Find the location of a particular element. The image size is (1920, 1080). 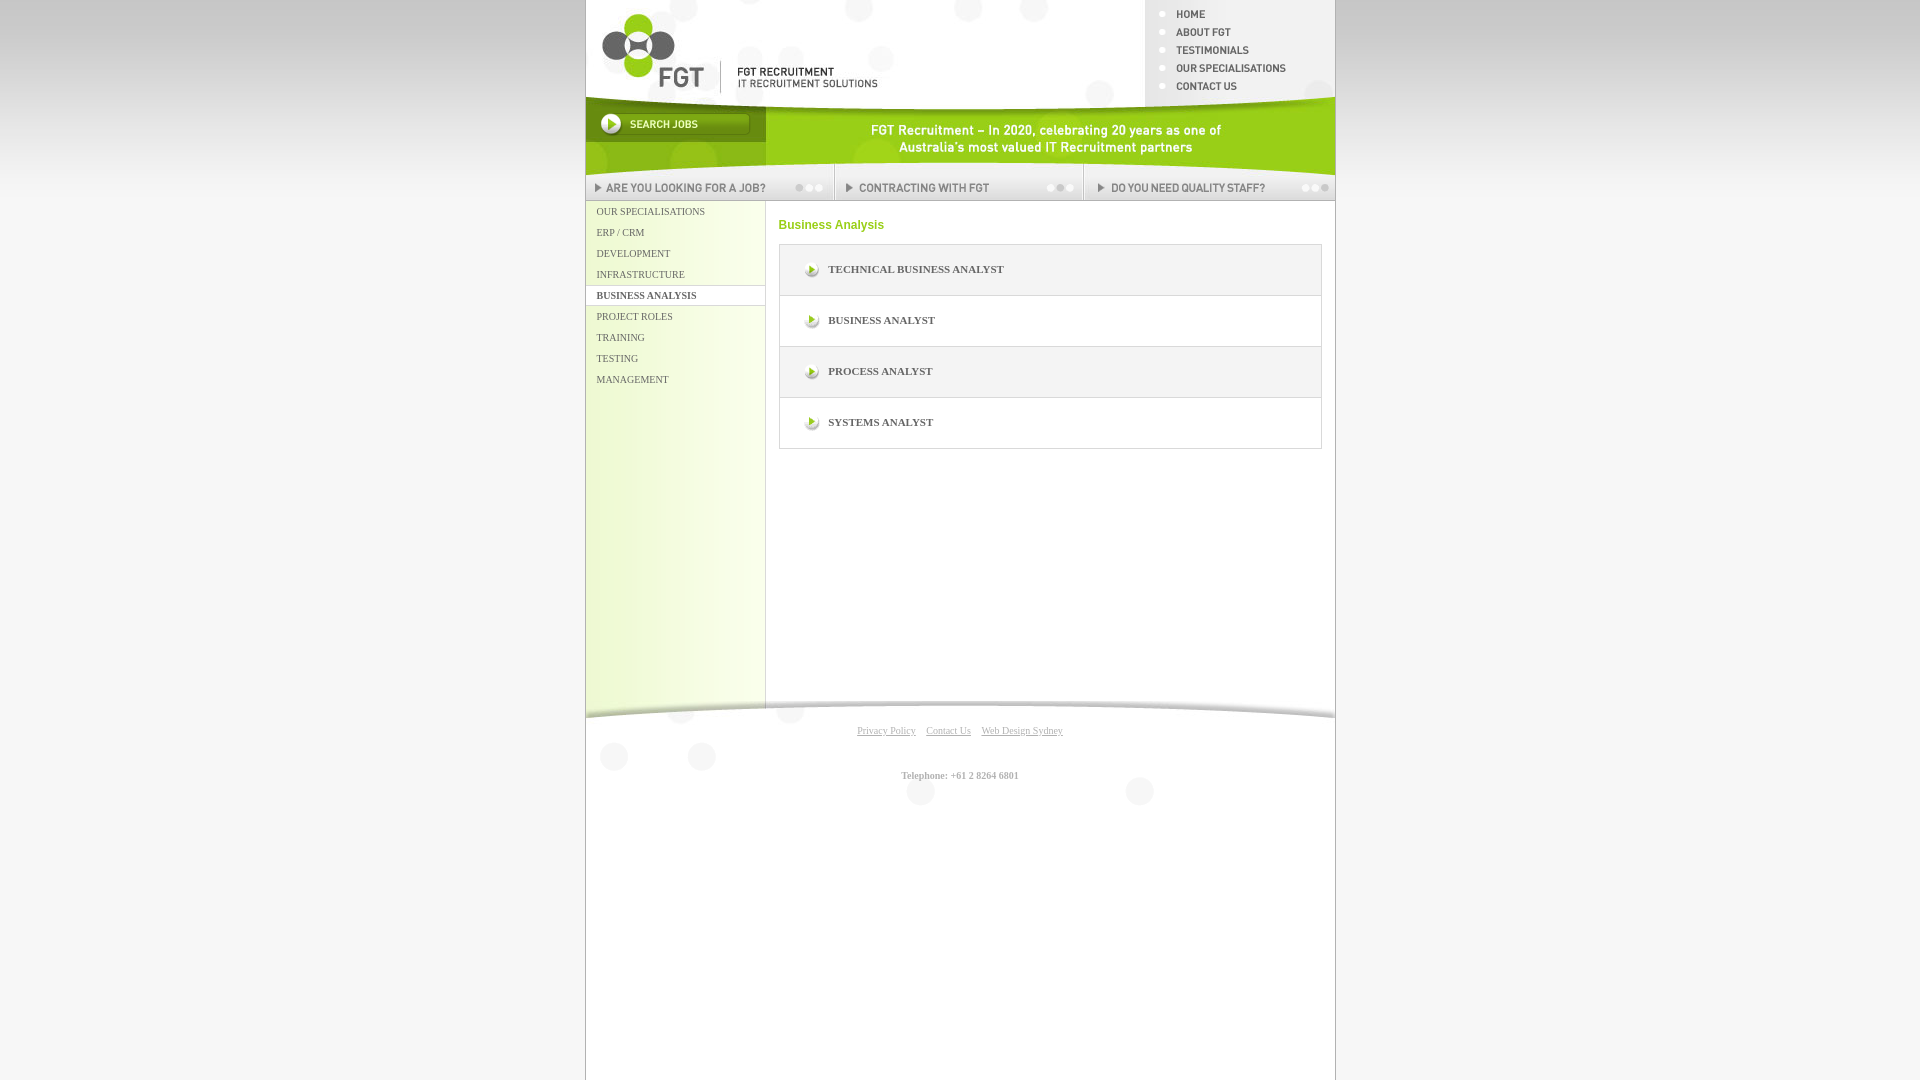

'Web Design Sydney' is located at coordinates (1021, 730).